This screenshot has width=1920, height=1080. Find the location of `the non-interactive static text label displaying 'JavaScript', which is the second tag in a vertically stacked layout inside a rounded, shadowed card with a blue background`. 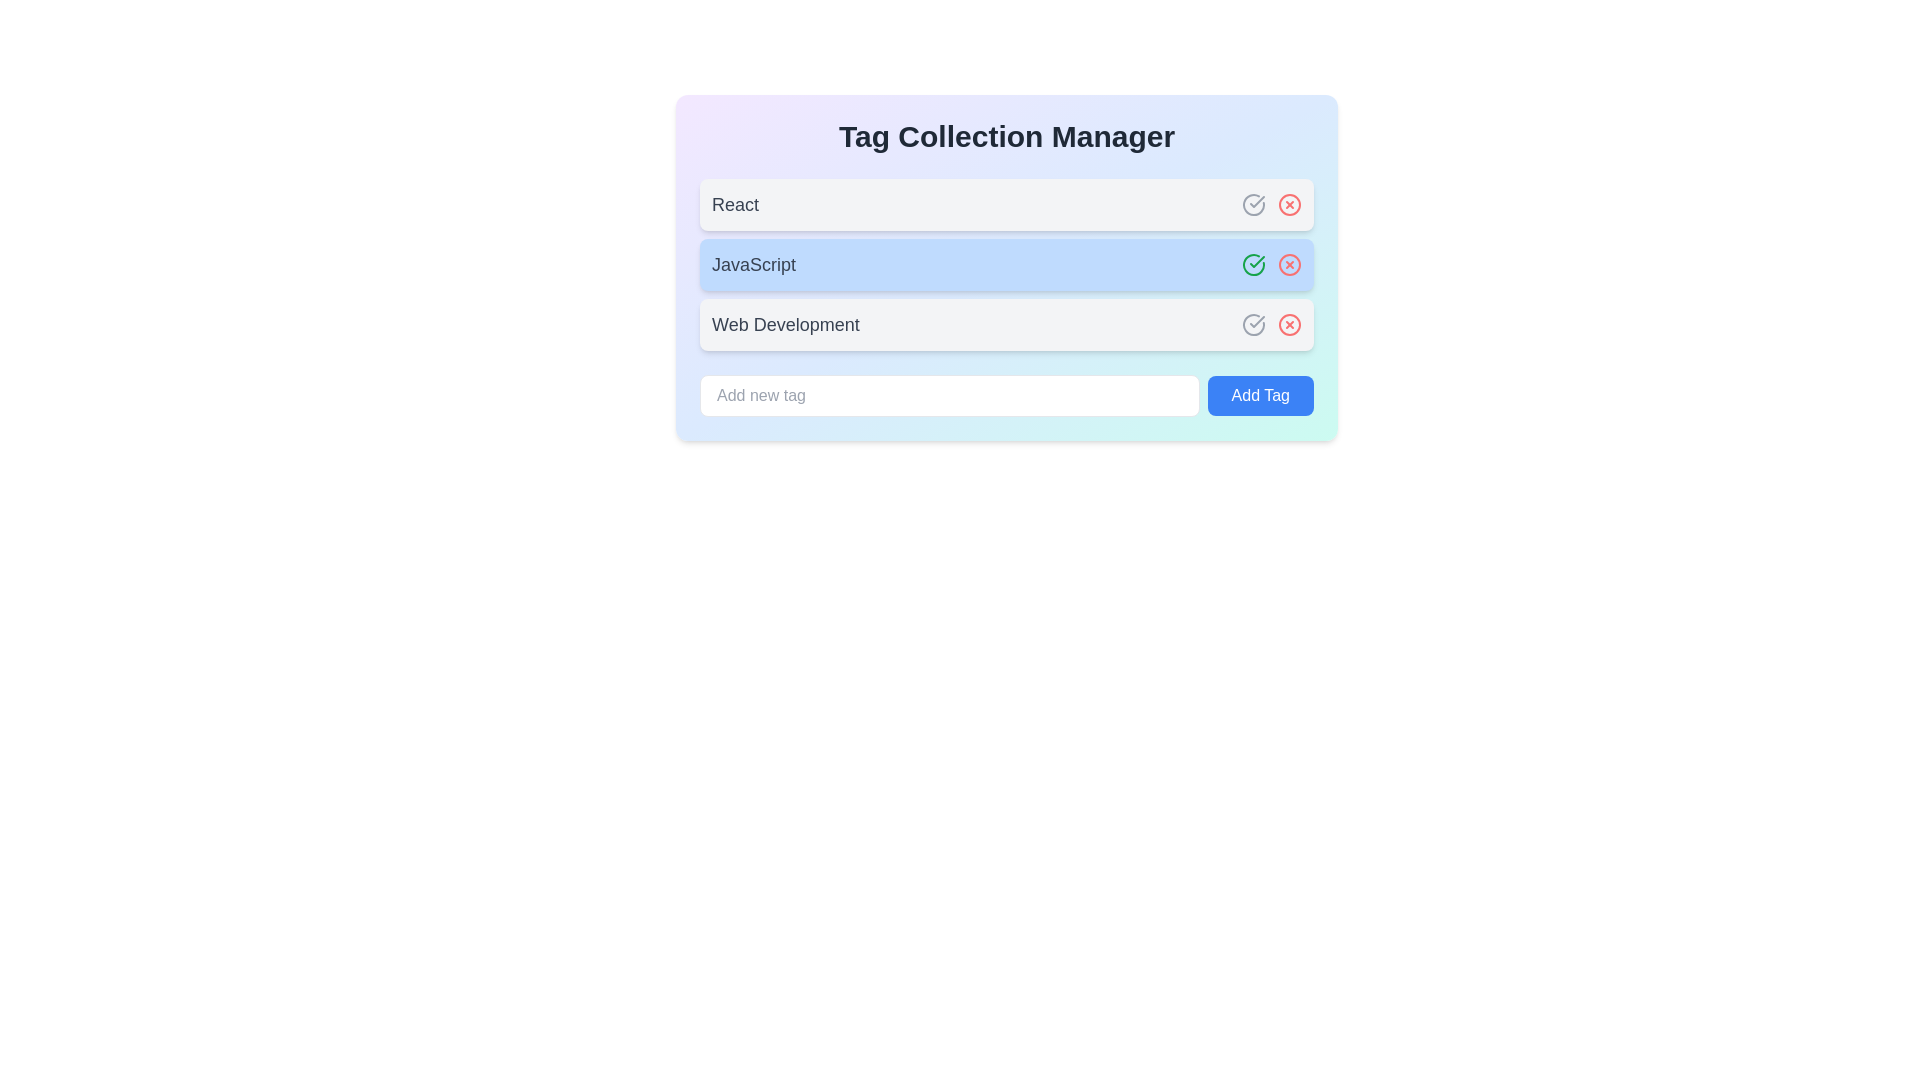

the non-interactive static text label displaying 'JavaScript', which is the second tag in a vertically stacked layout inside a rounded, shadowed card with a blue background is located at coordinates (752, 264).